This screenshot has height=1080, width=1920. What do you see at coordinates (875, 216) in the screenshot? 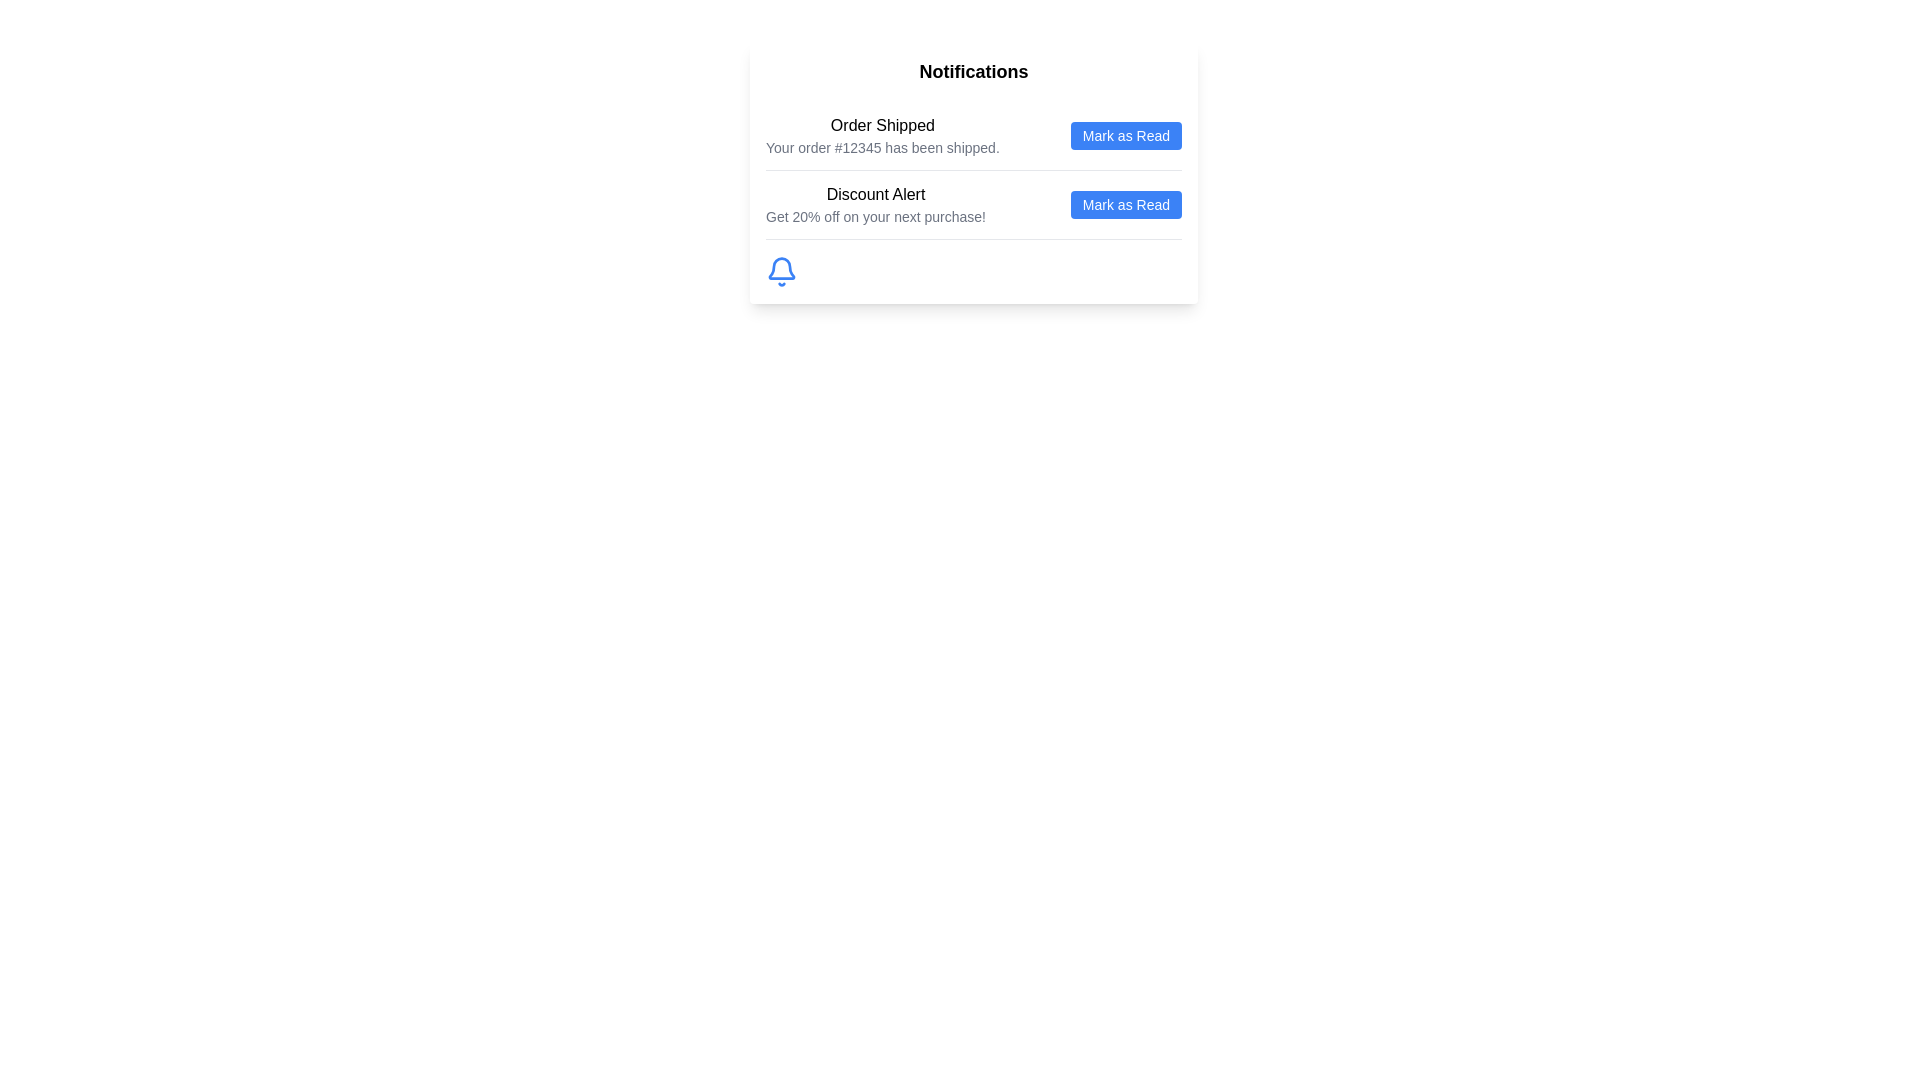
I see `the text label that says 'Get 20% off on your next purchase!', which is styled as supporting text for the 'Discount Alert' heading and is centered within its notification block` at bounding box center [875, 216].